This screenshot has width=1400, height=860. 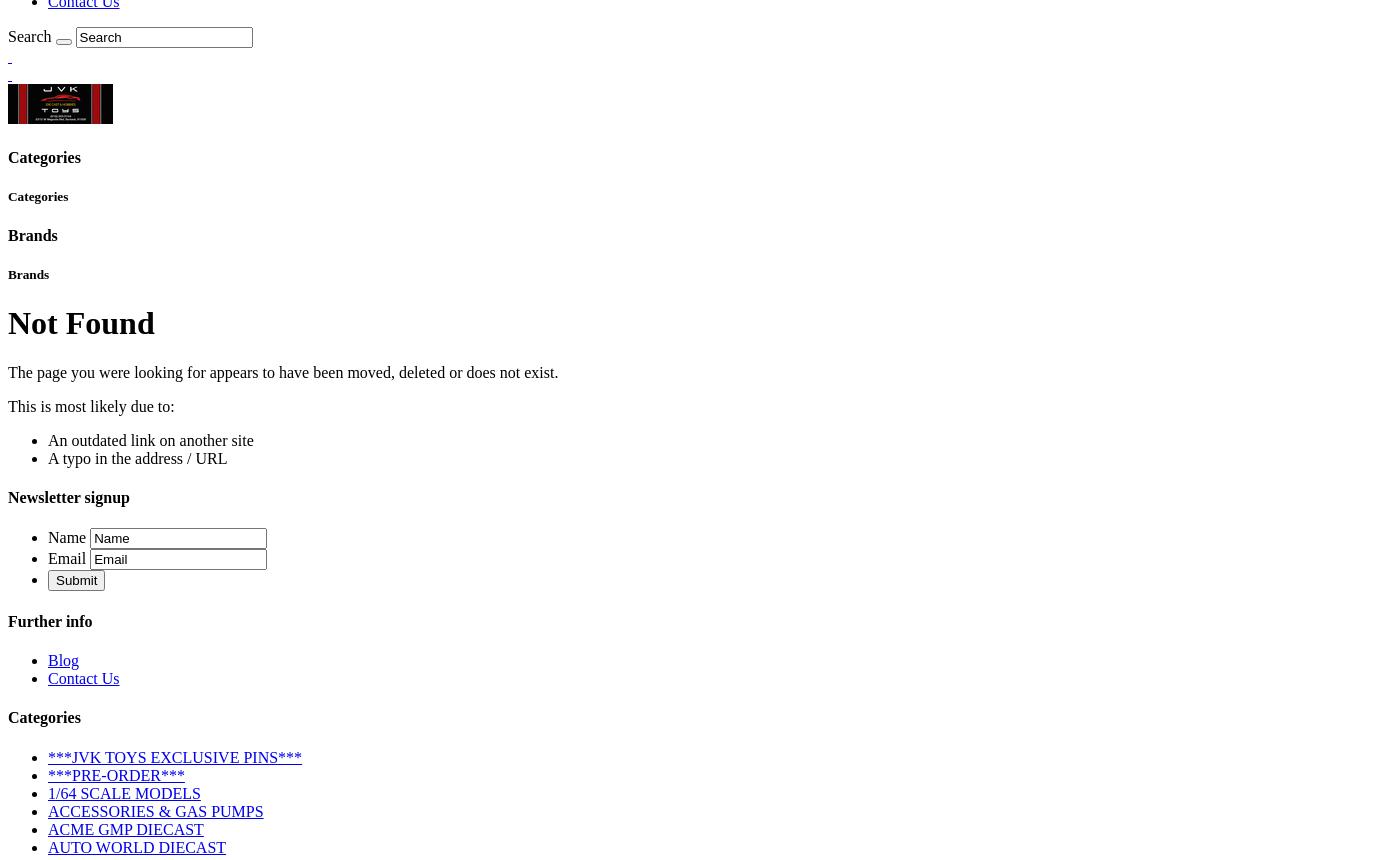 What do you see at coordinates (48, 677) in the screenshot?
I see `'Contact Us'` at bounding box center [48, 677].